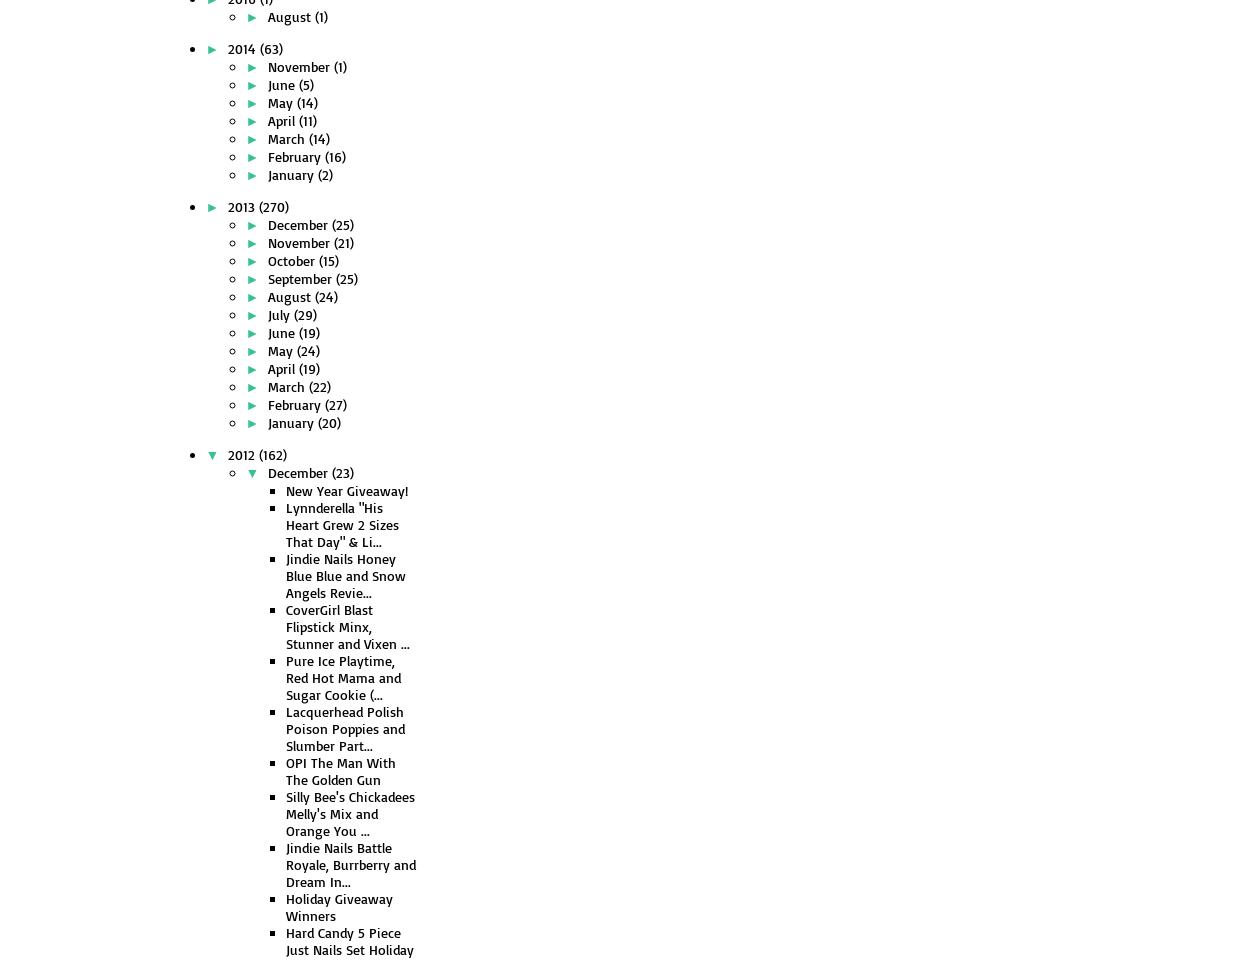 The height and width of the screenshot is (960, 1250). What do you see at coordinates (302, 277) in the screenshot?
I see `'September'` at bounding box center [302, 277].